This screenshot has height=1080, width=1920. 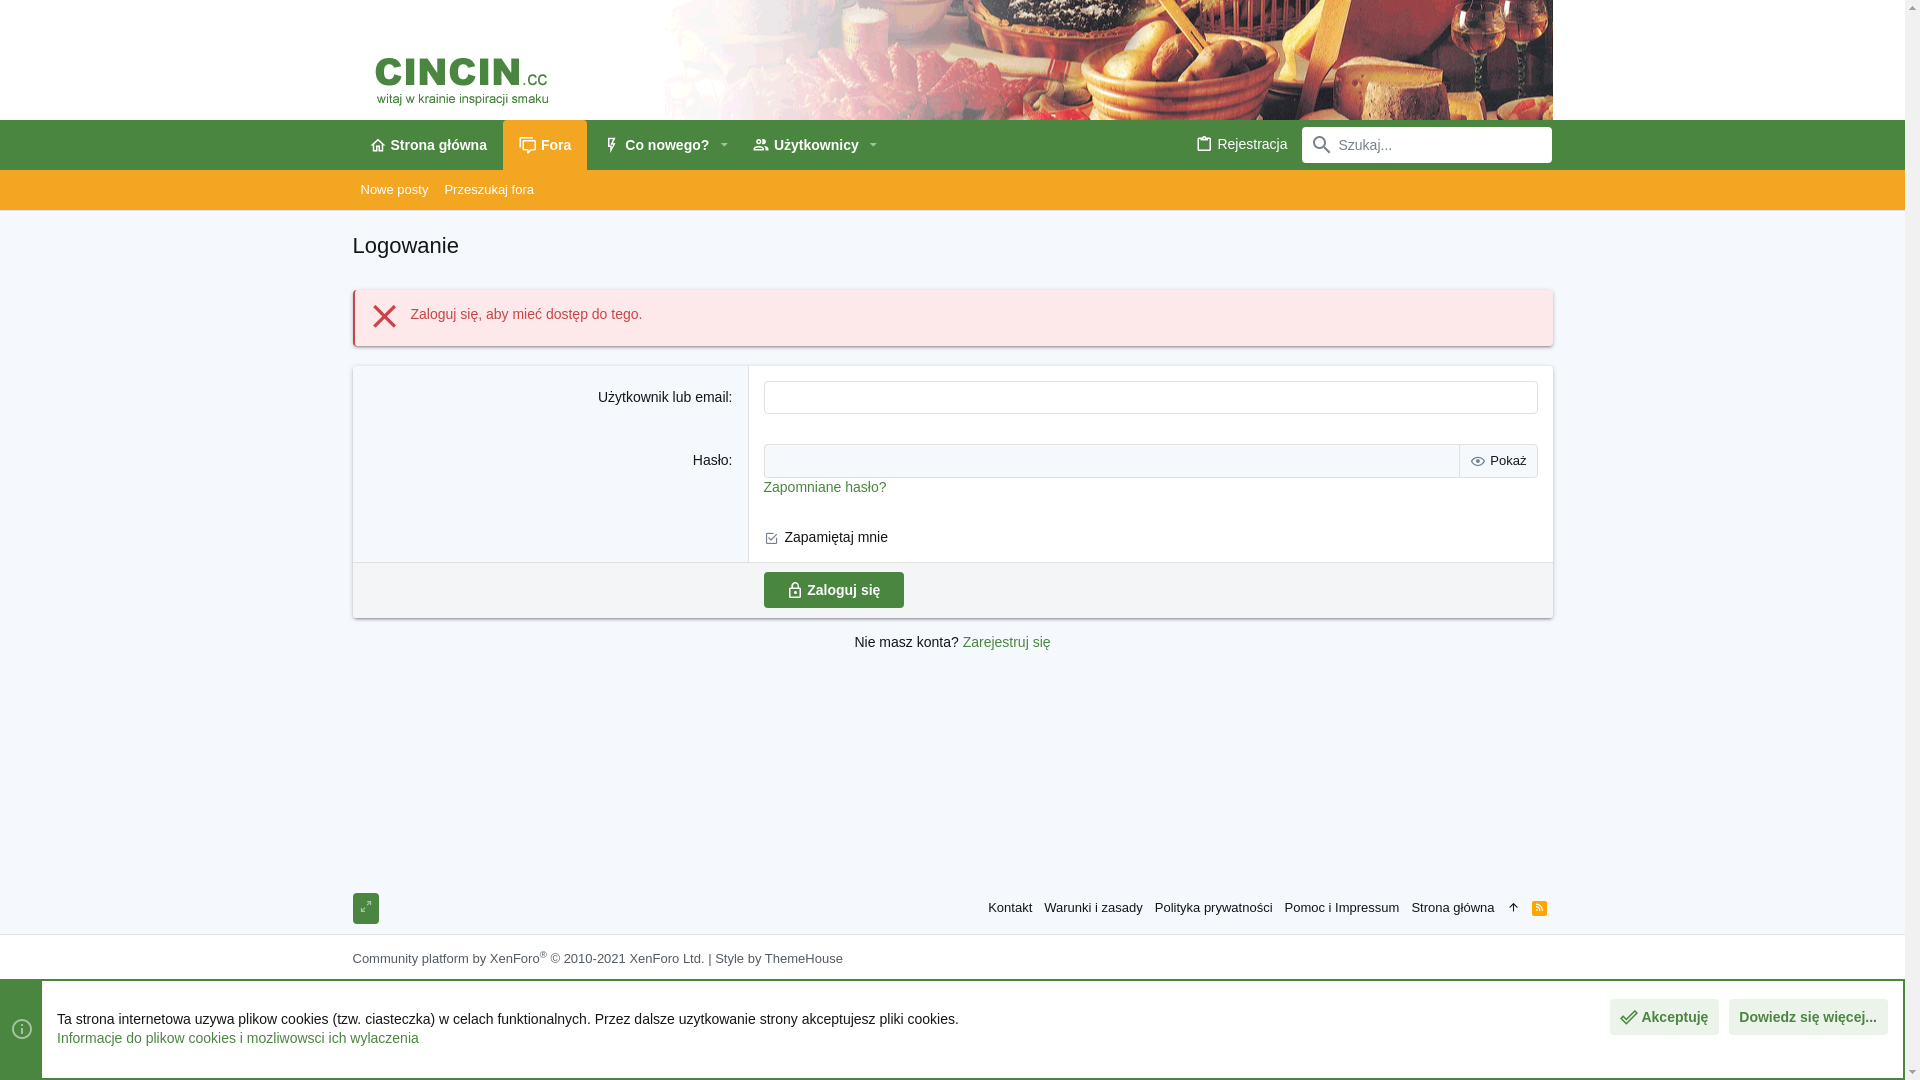 What do you see at coordinates (1092, 907) in the screenshot?
I see `'Warunki i zasady'` at bounding box center [1092, 907].